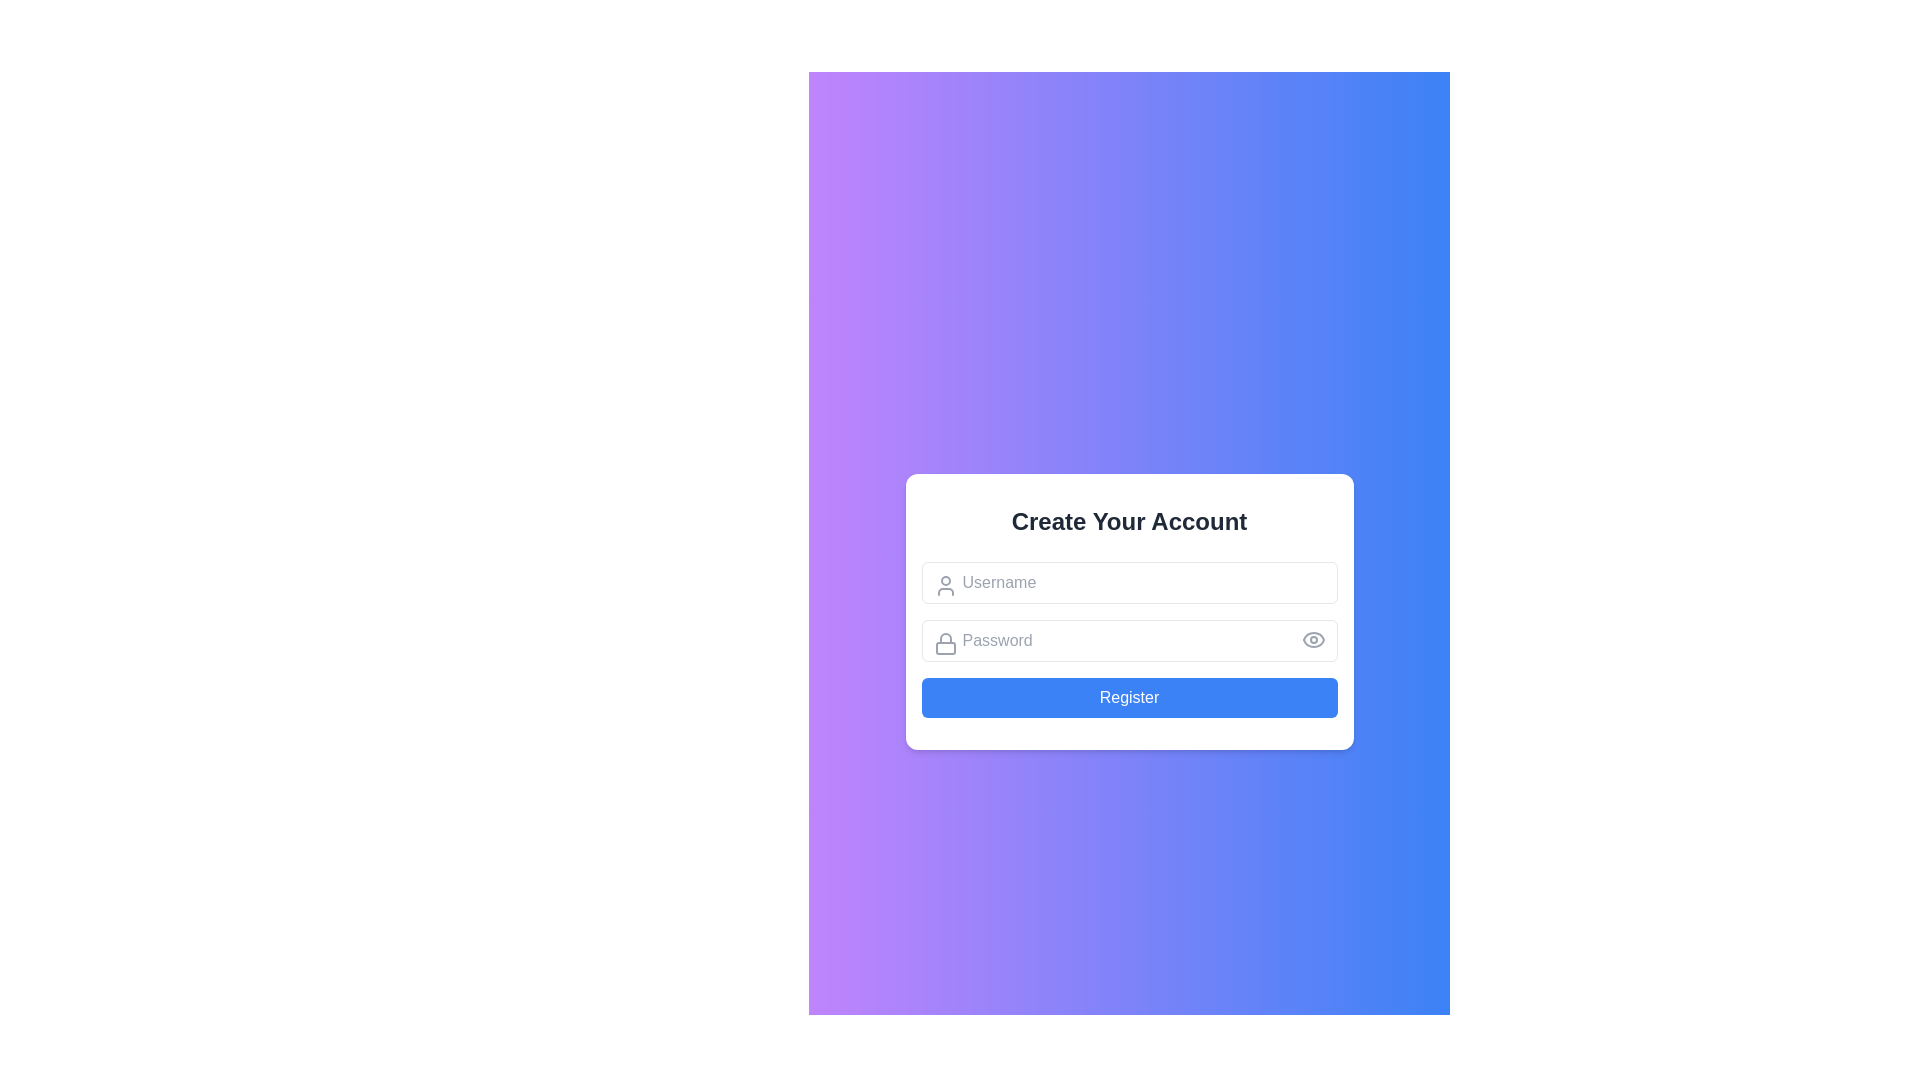 The width and height of the screenshot is (1920, 1080). What do you see at coordinates (944, 648) in the screenshot?
I see `the lower rectangular portion of the lock icon that symbolizes the password input field` at bounding box center [944, 648].